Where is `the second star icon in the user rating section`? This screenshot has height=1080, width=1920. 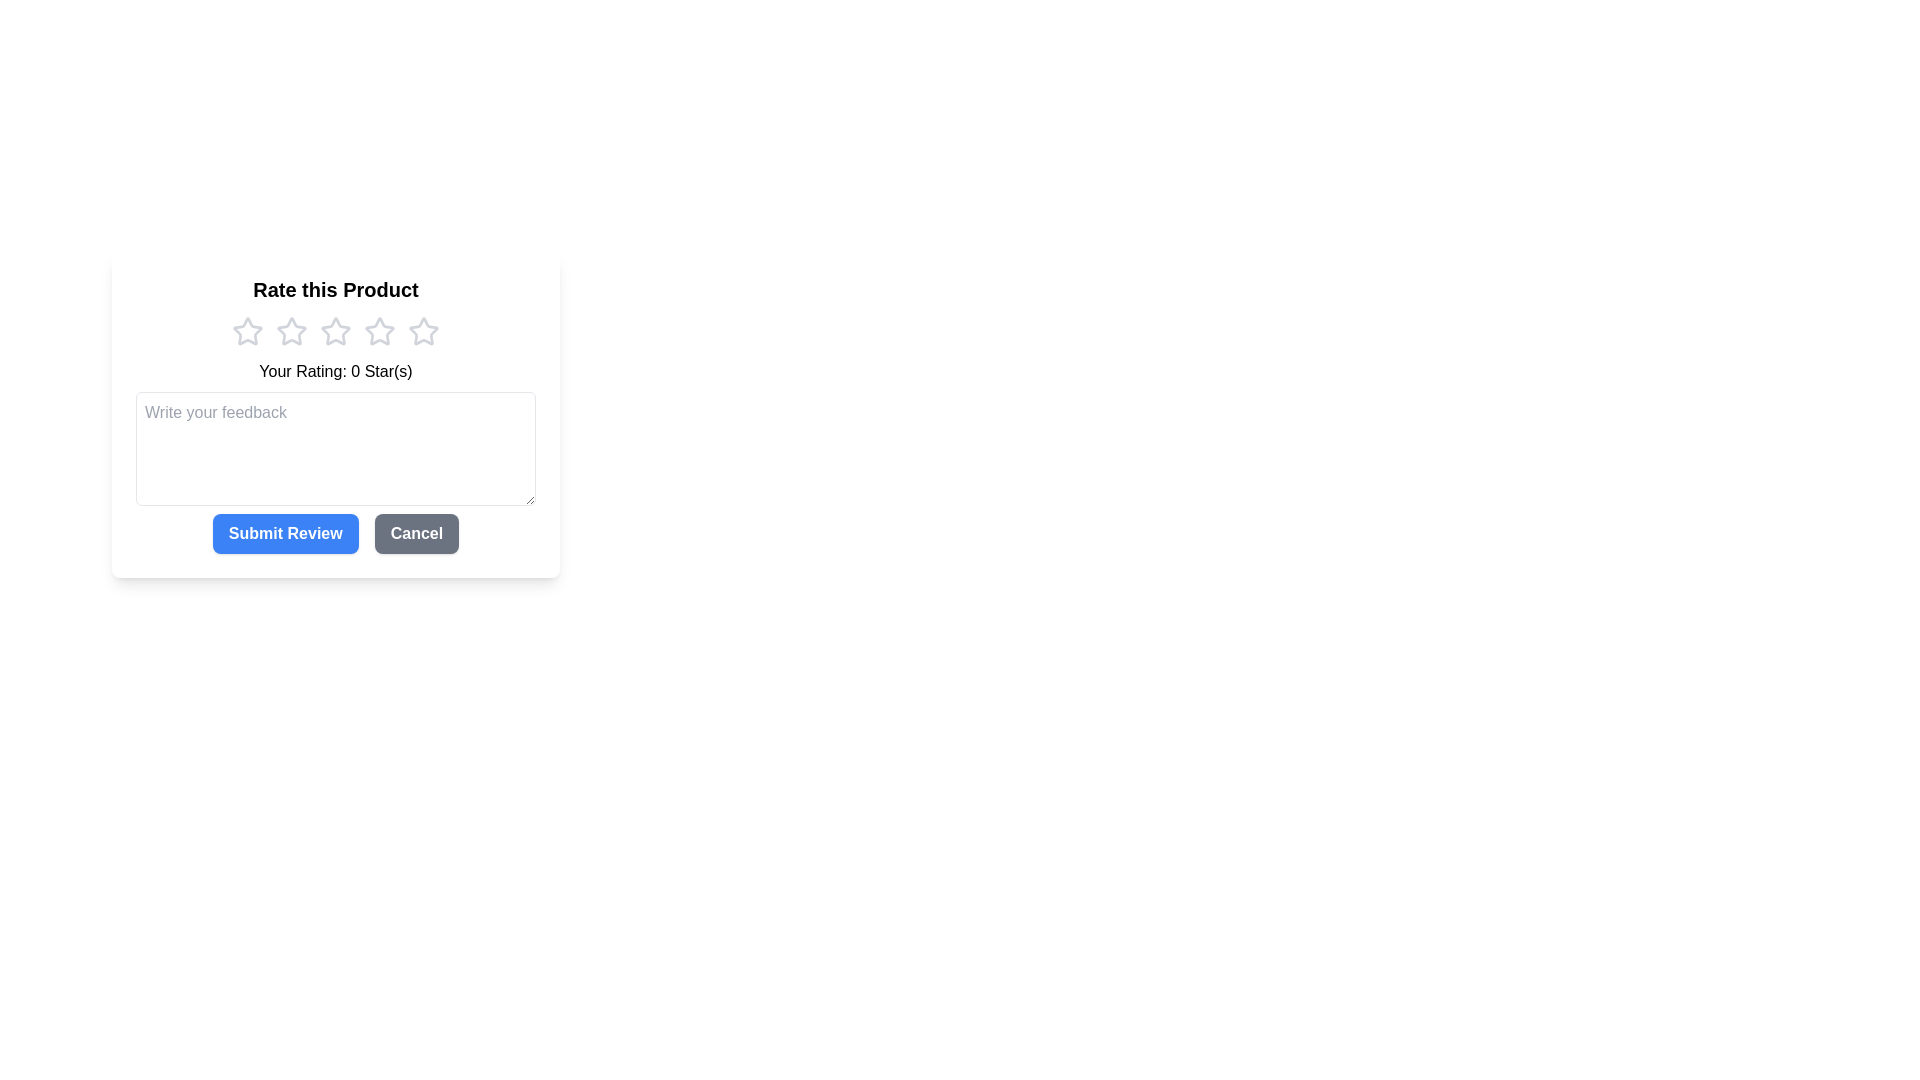 the second star icon in the user rating section is located at coordinates (291, 330).